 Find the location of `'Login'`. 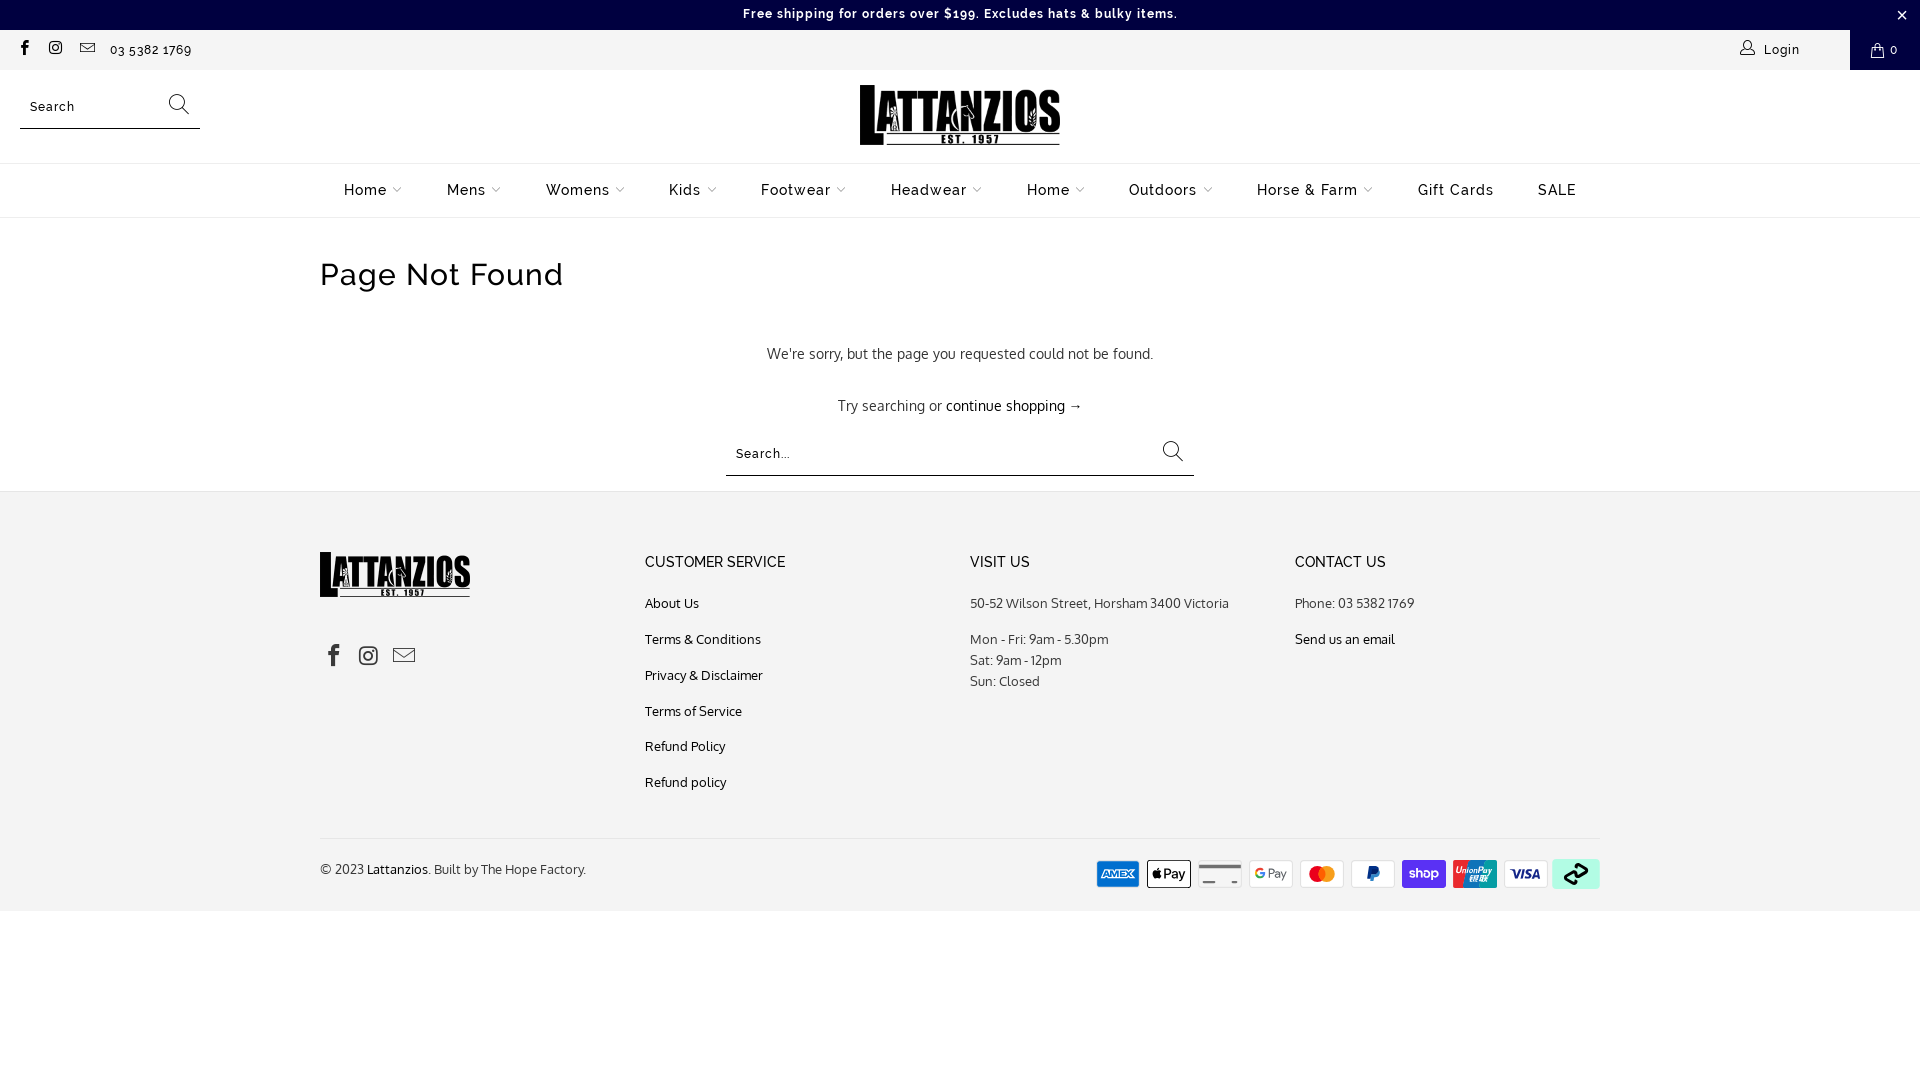

'Login' is located at coordinates (1736, 49).